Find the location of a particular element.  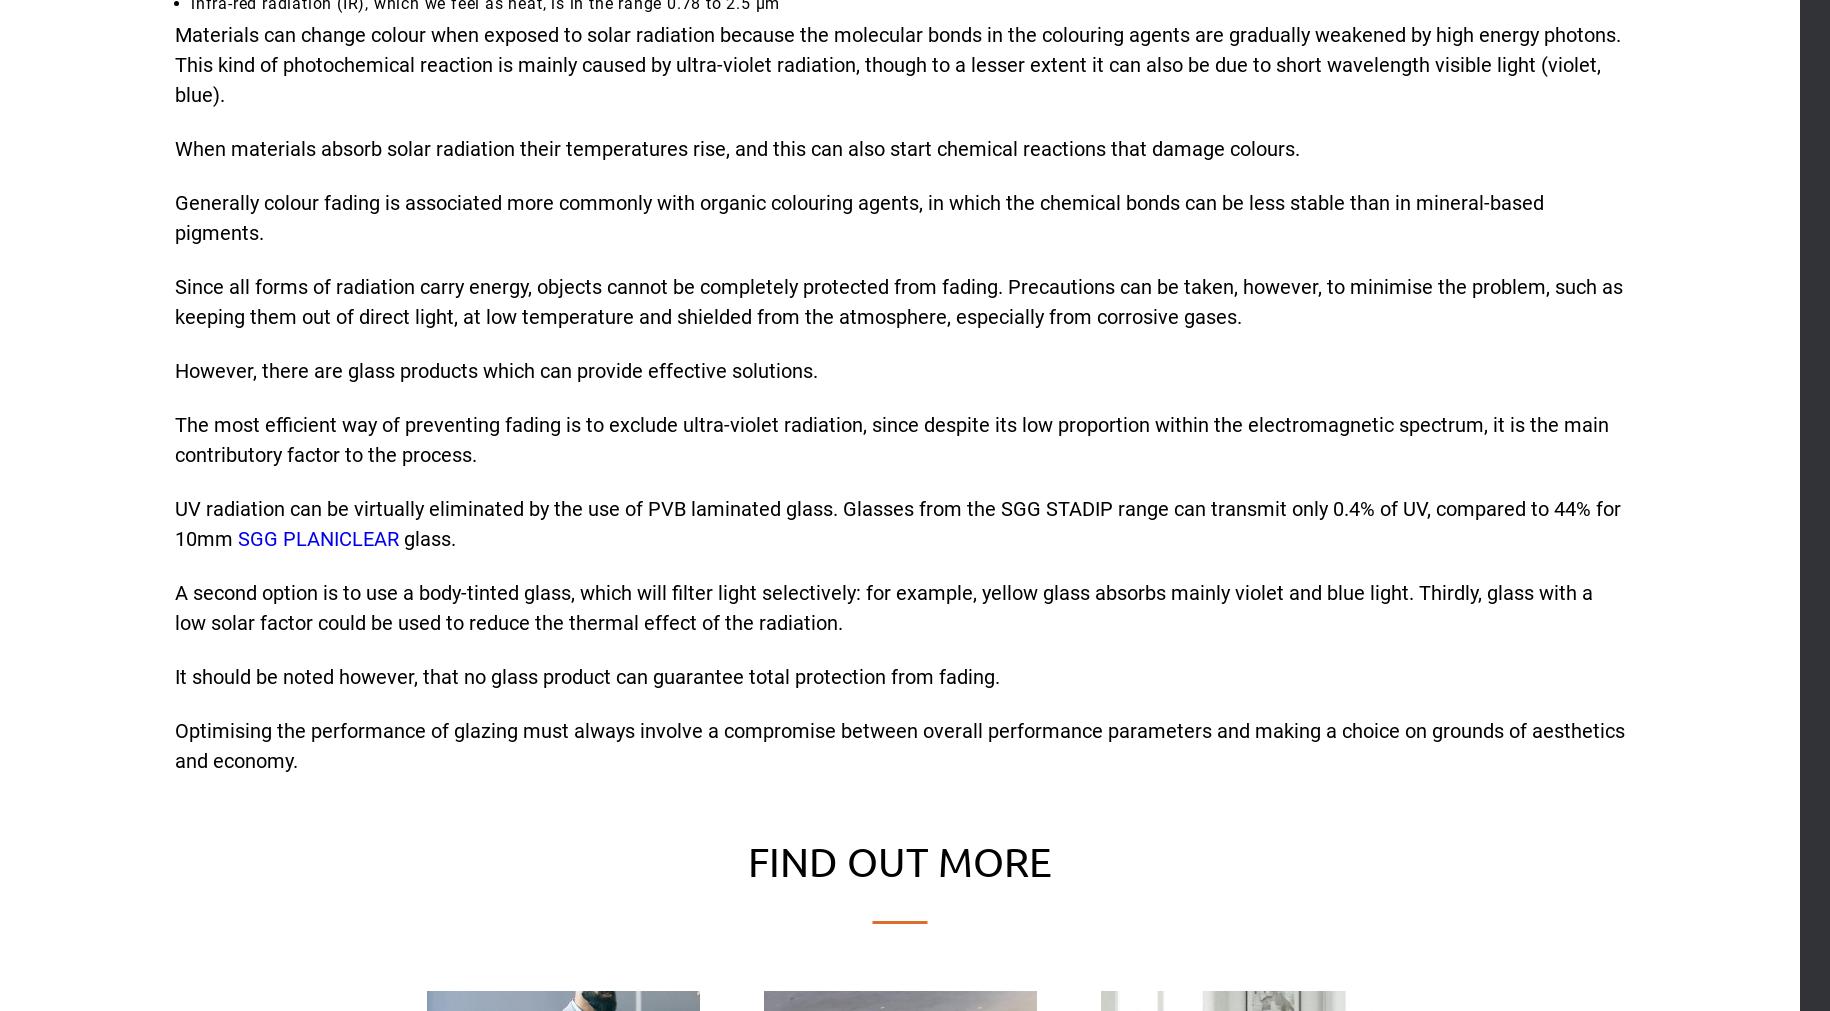

'Materials can change colour when exposed to solar radiation because the molecular bonds in the colouring agents are gradually weakened by high energy photons. This kind of photochemical reaction is mainly caused by ultra-violet radiation, though to a lesser extent it can also be due to short wavelength visible light (violet, blue).' is located at coordinates (897, 62).